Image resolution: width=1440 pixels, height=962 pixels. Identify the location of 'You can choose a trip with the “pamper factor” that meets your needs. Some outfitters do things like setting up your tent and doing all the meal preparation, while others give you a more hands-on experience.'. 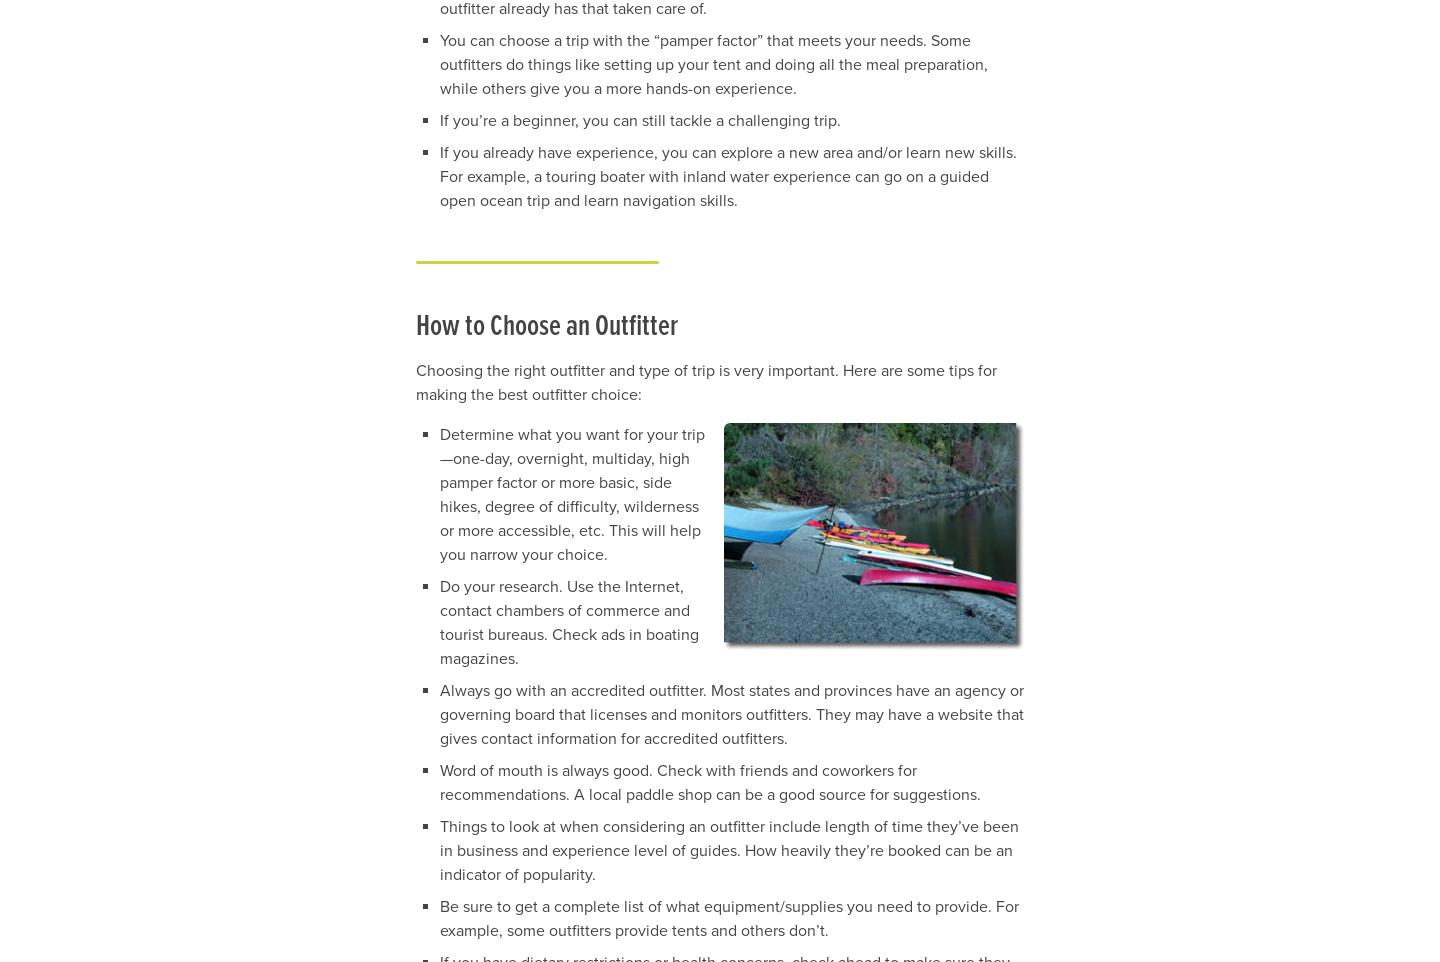
(713, 65).